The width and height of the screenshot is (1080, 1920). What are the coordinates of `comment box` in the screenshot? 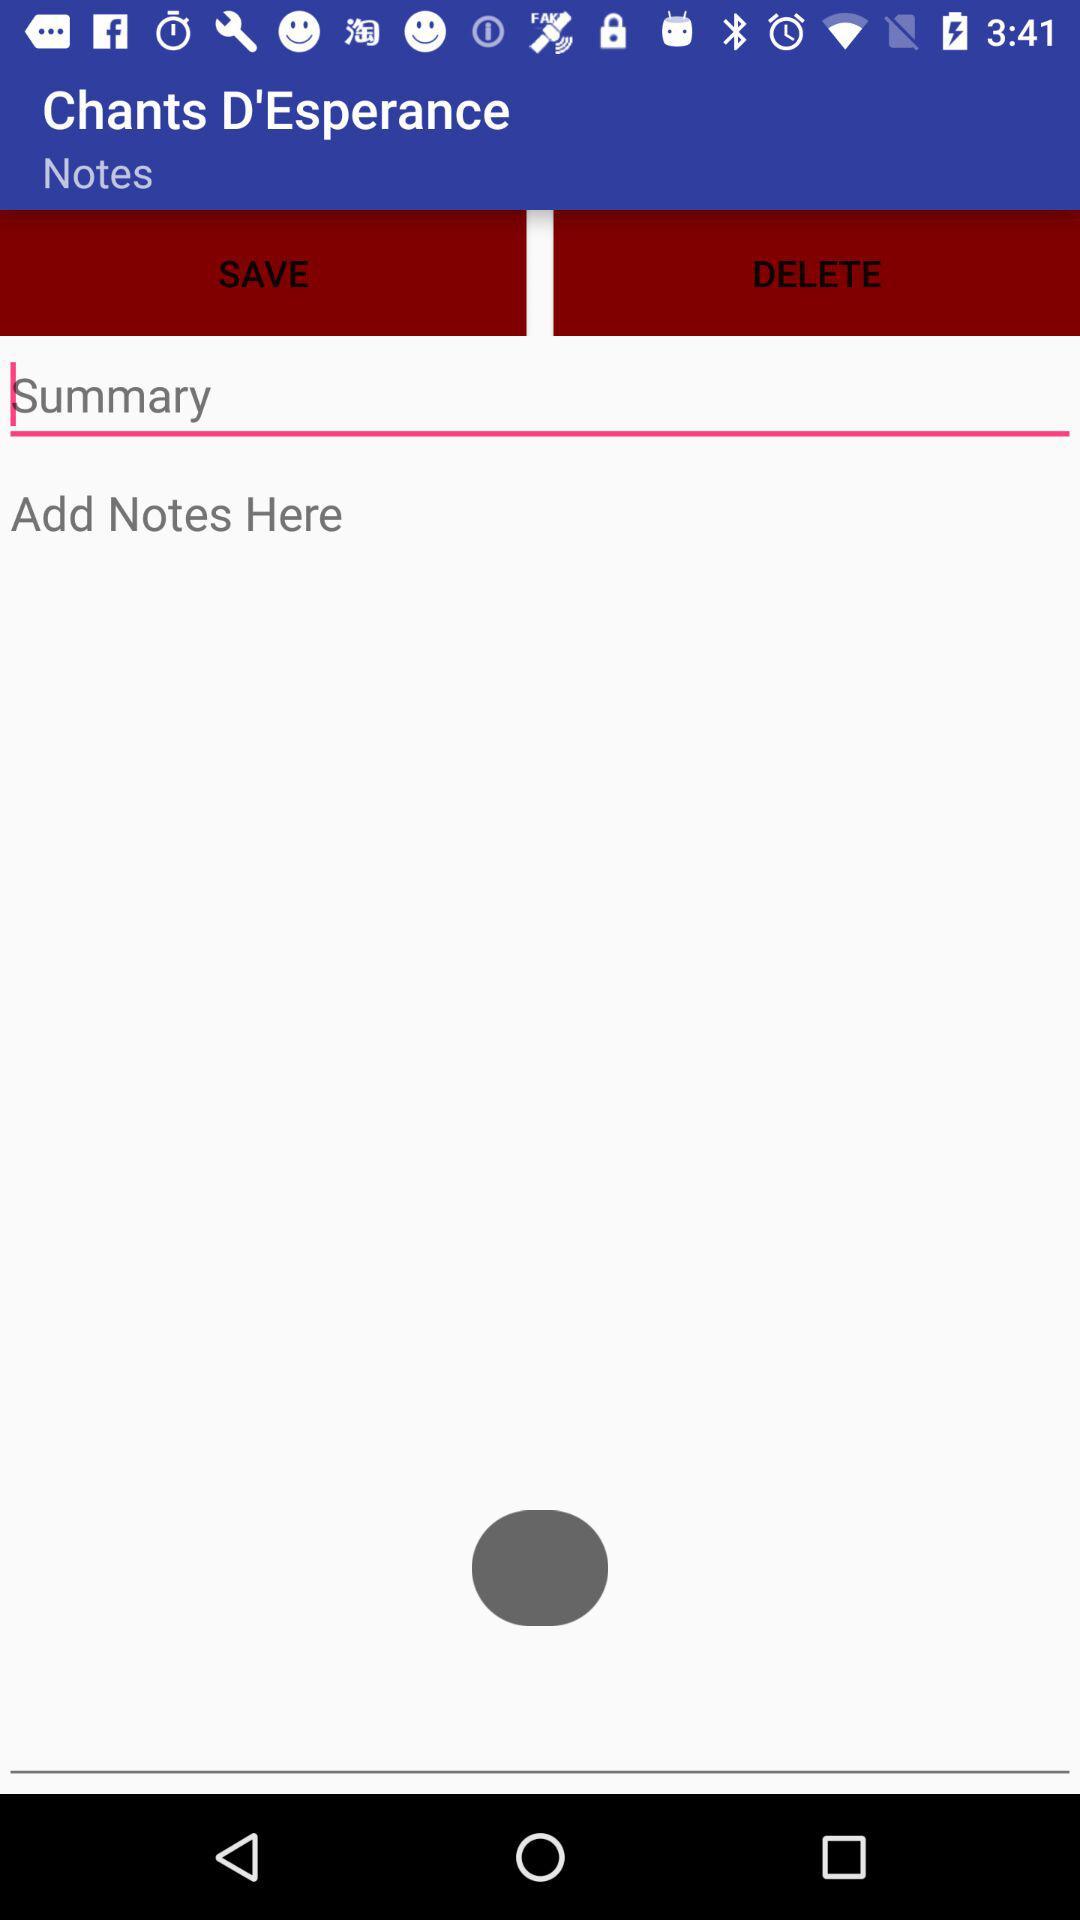 It's located at (540, 395).